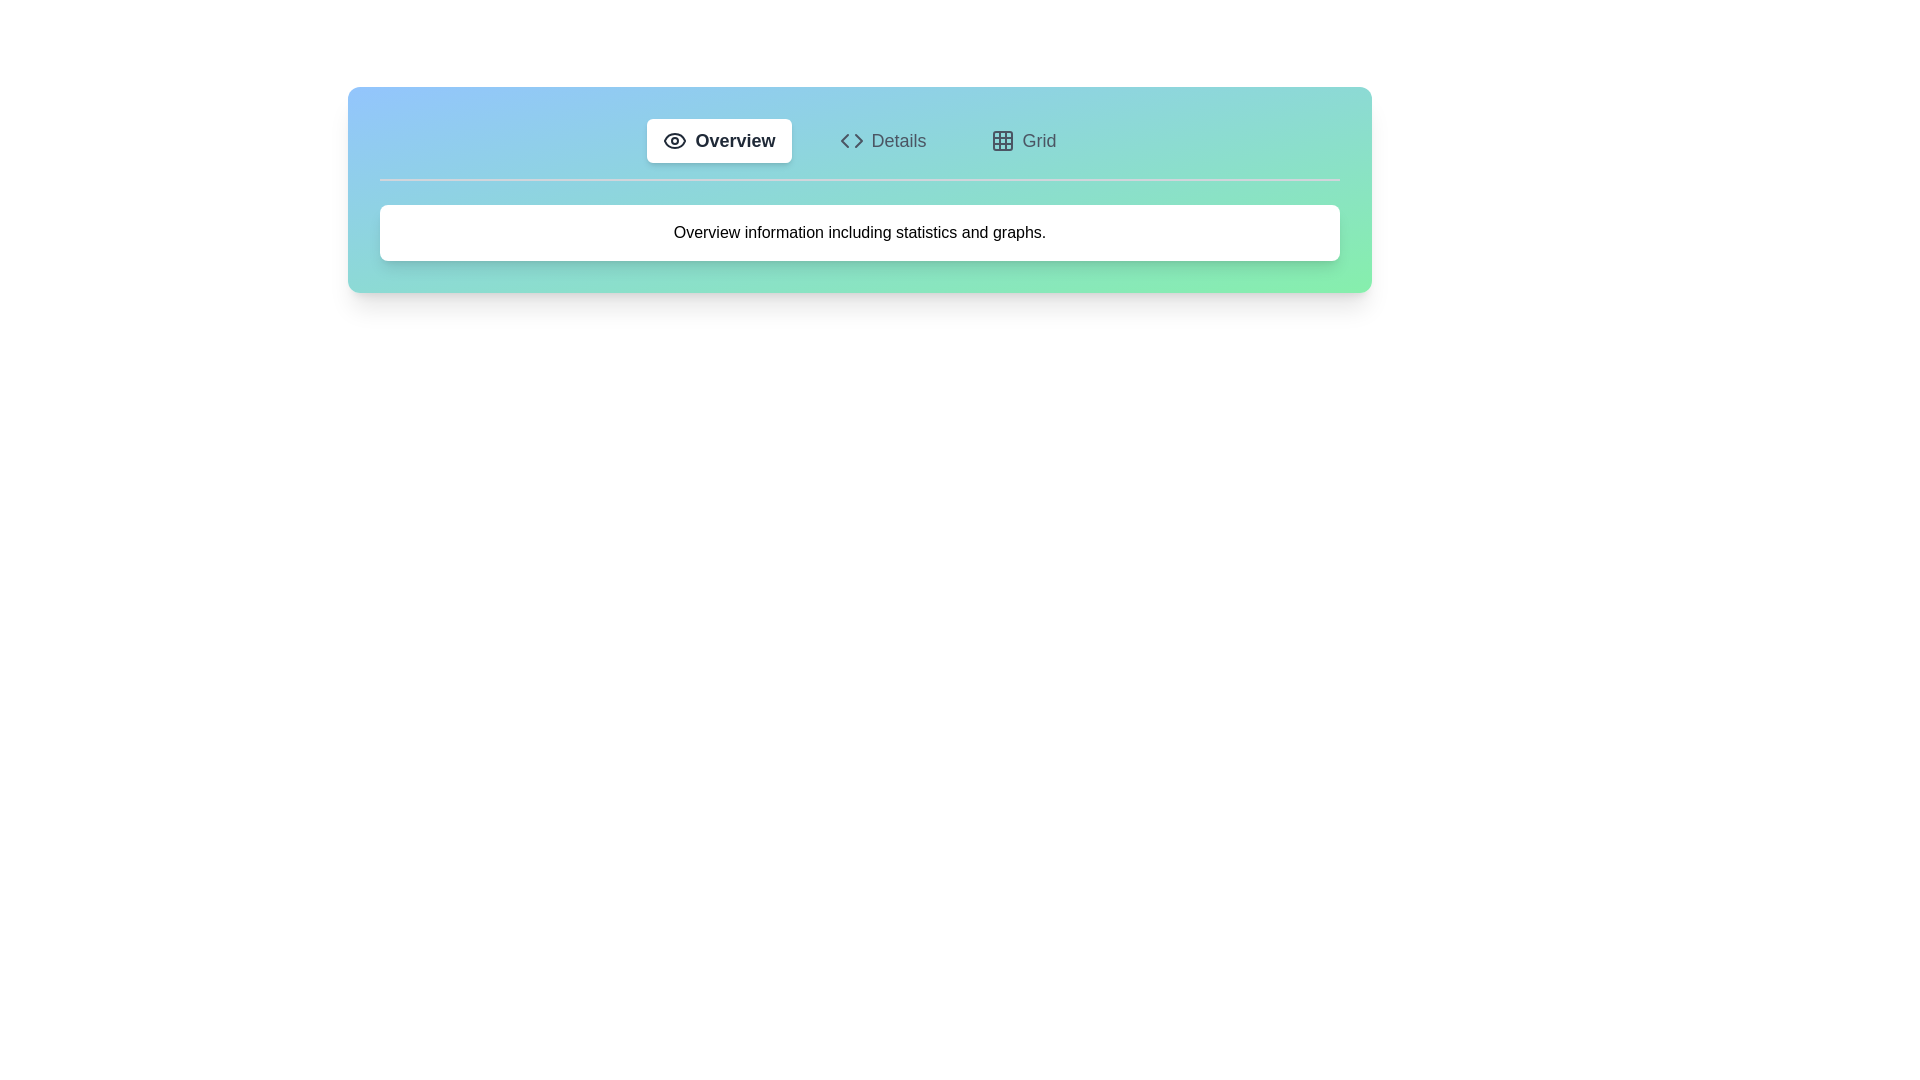 The height and width of the screenshot is (1080, 1920). I want to click on the Grid tab by clicking its button, so click(1022, 140).